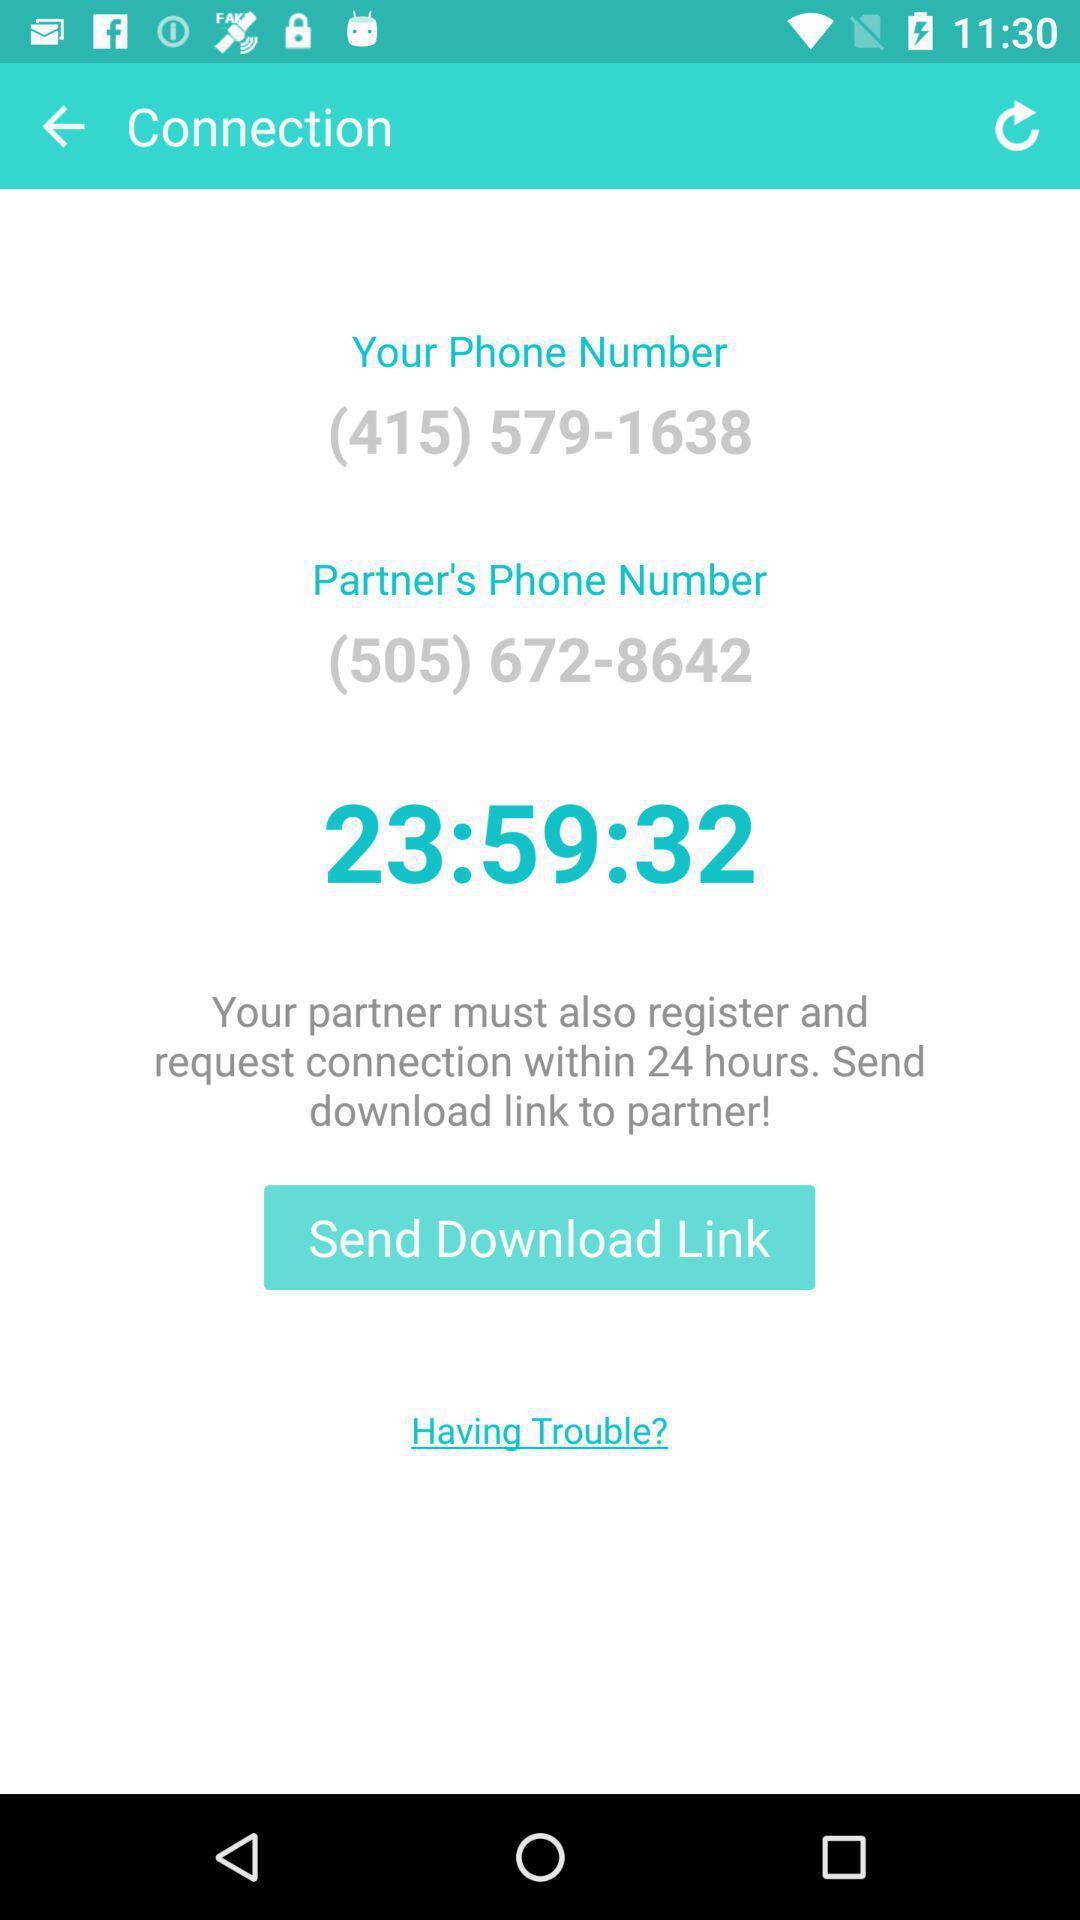  Describe the element at coordinates (538, 1428) in the screenshot. I see `item below send download link item` at that location.